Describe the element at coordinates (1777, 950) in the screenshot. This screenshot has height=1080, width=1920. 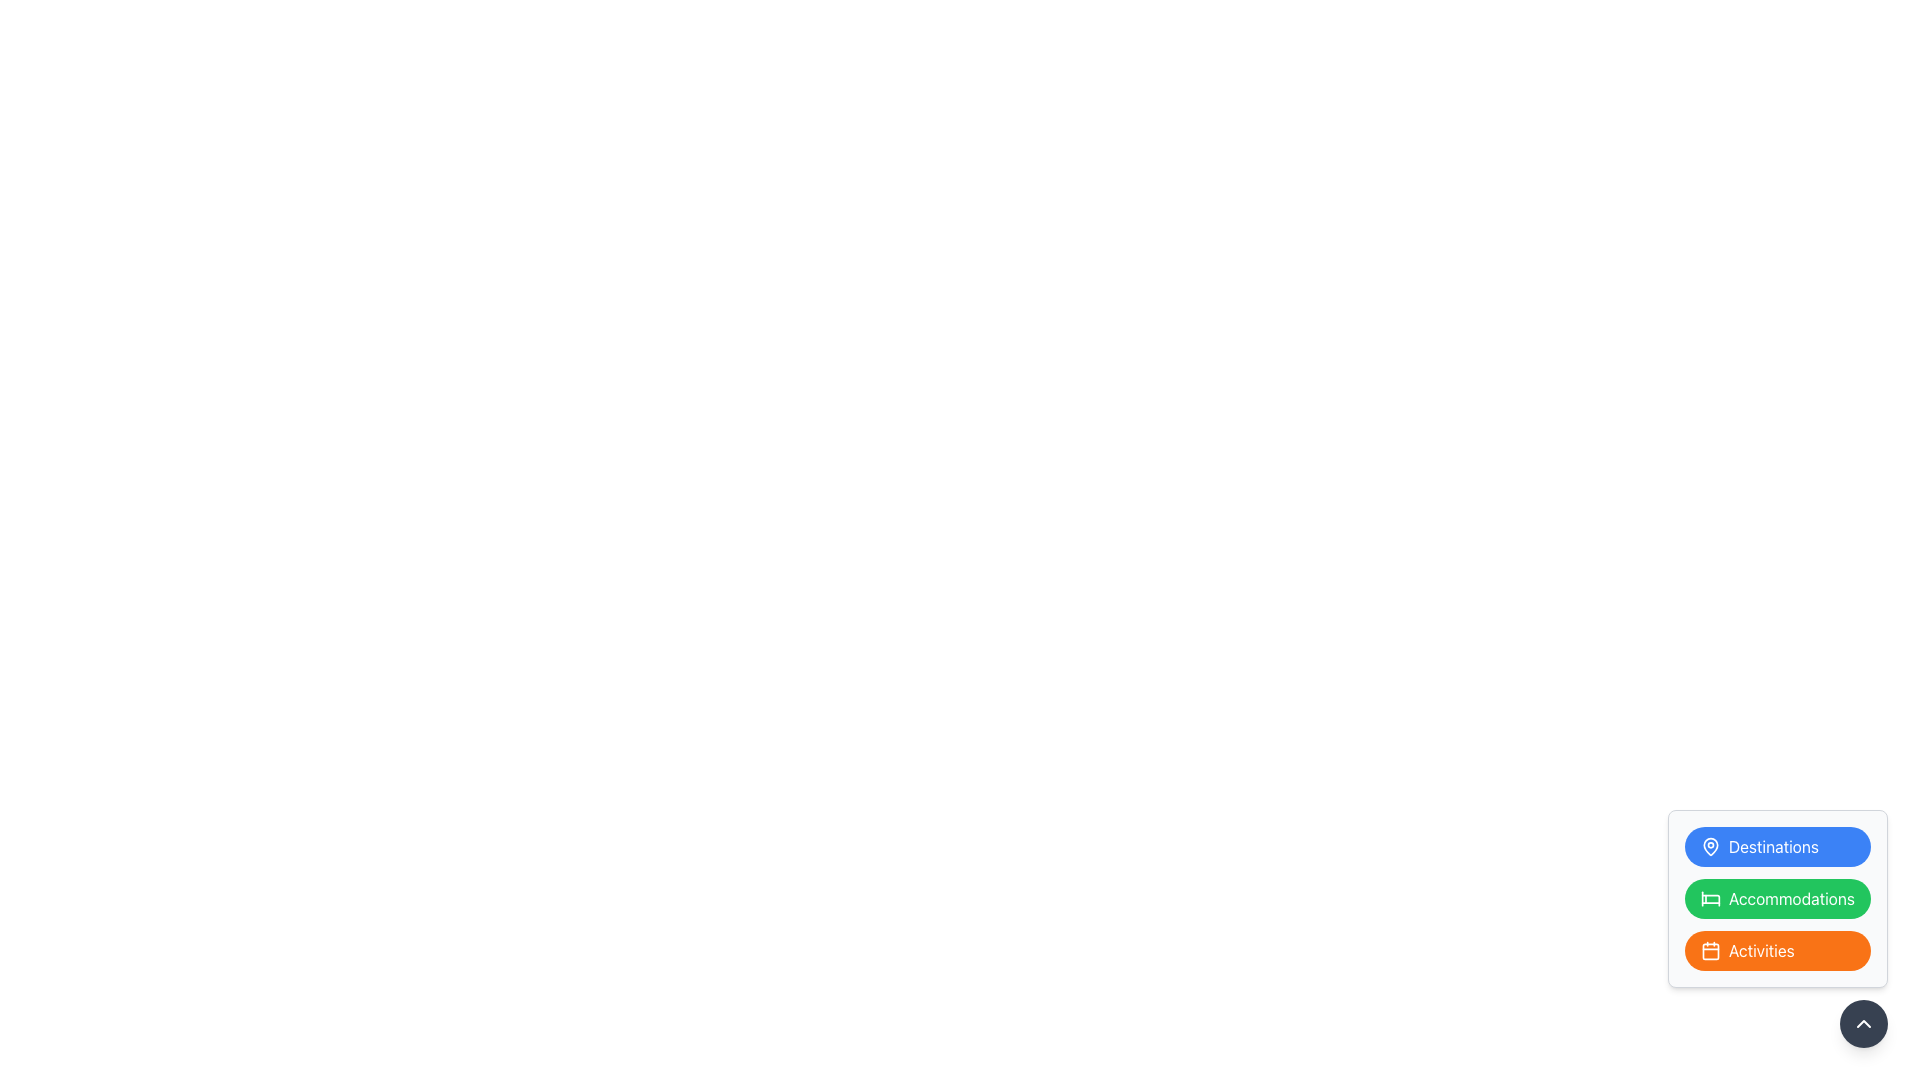
I see `the activities button, which is the third button in a vertical series, located below the 'Destinations' and 'Accommodations' buttons` at that location.